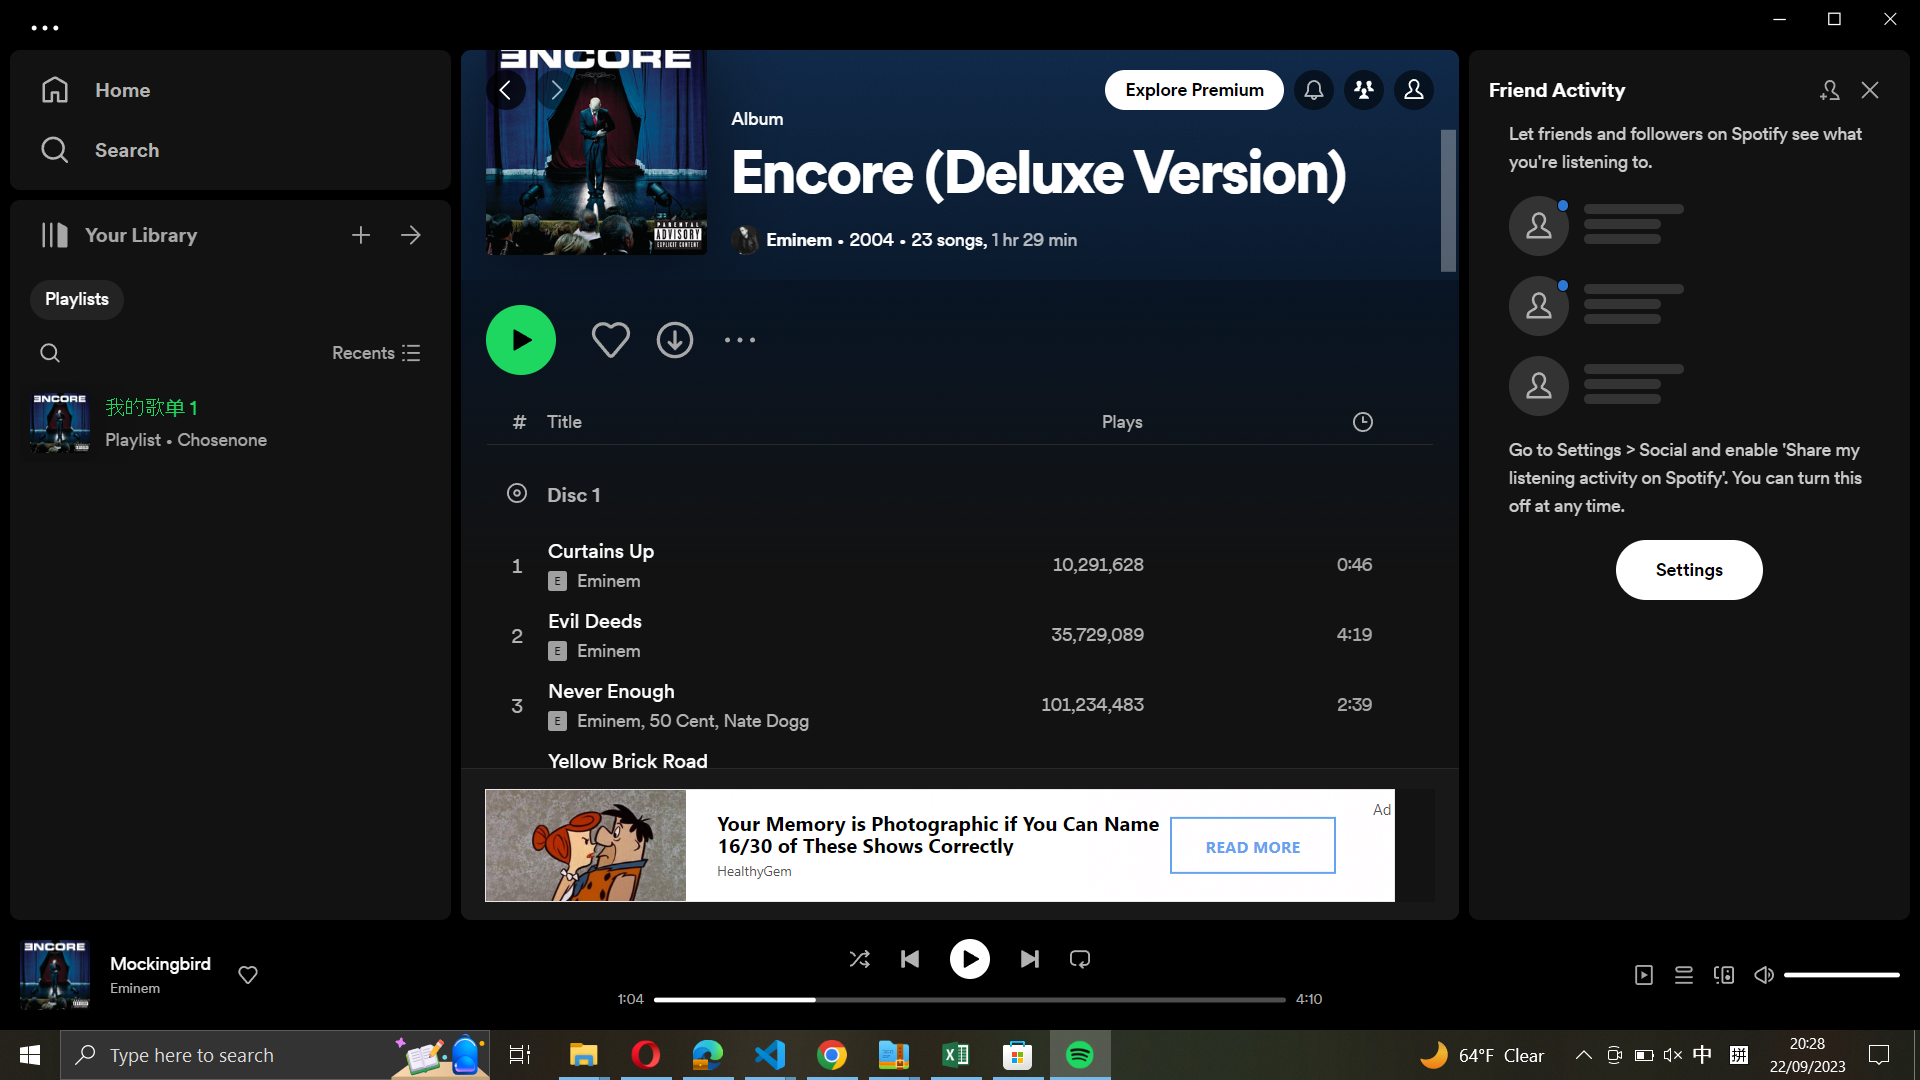 The width and height of the screenshot is (1920, 1080). I want to click on Play the song Cutains Up, so click(955, 563).